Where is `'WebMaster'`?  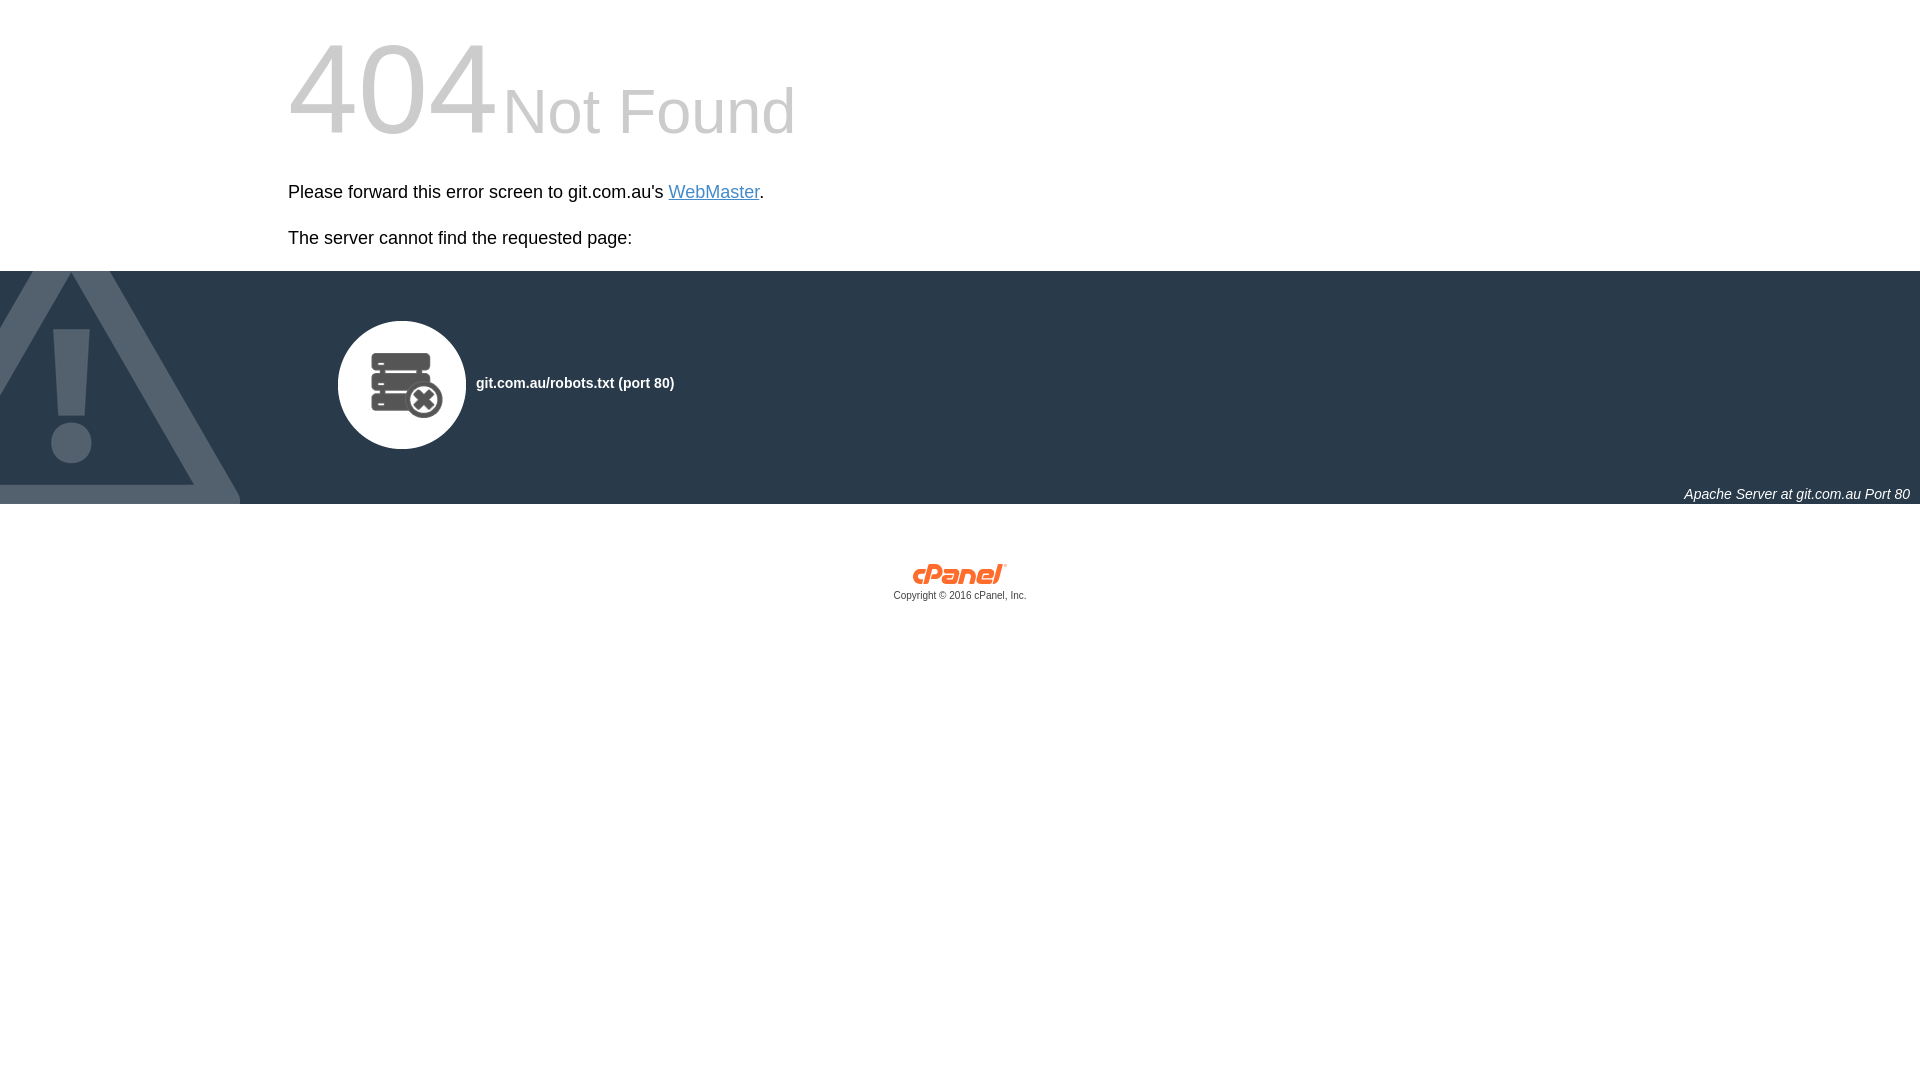 'WebMaster' is located at coordinates (714, 192).